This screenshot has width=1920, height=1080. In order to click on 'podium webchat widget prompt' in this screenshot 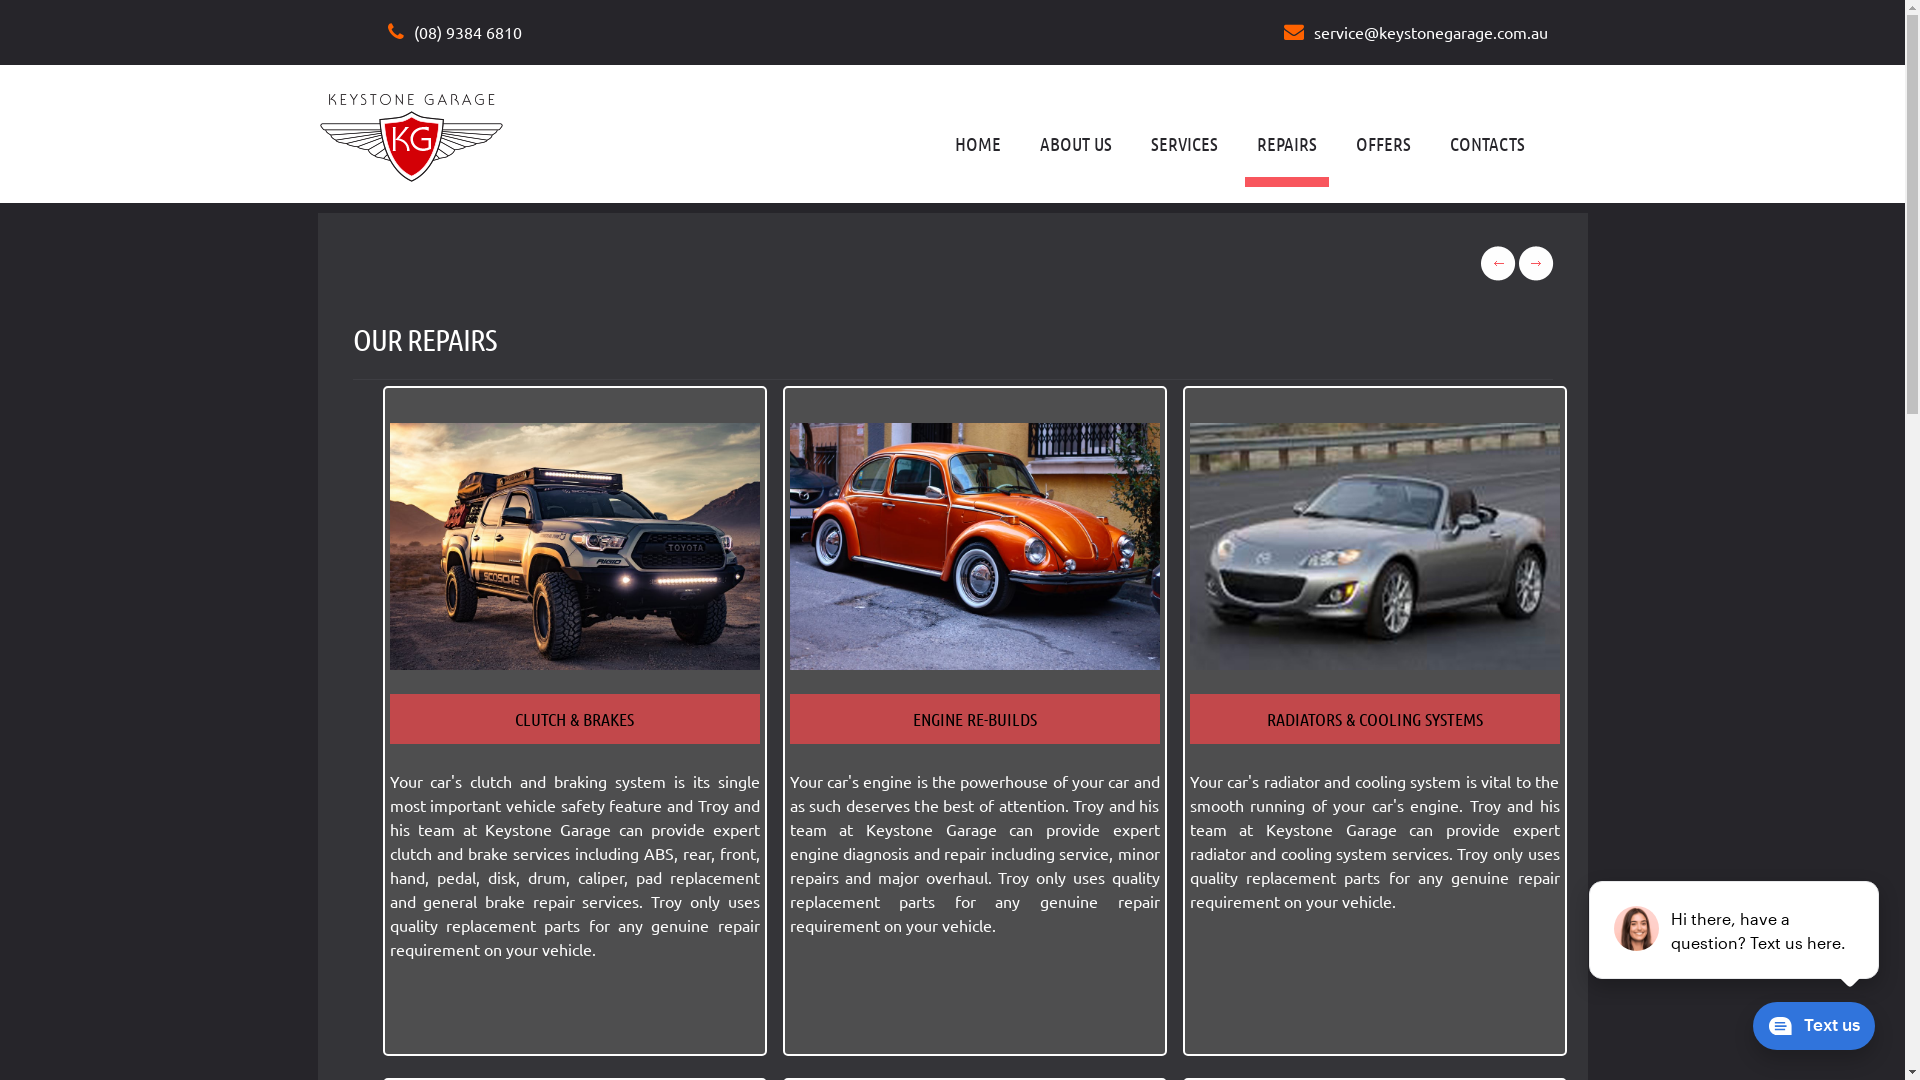, I will do `click(1733, 929)`.